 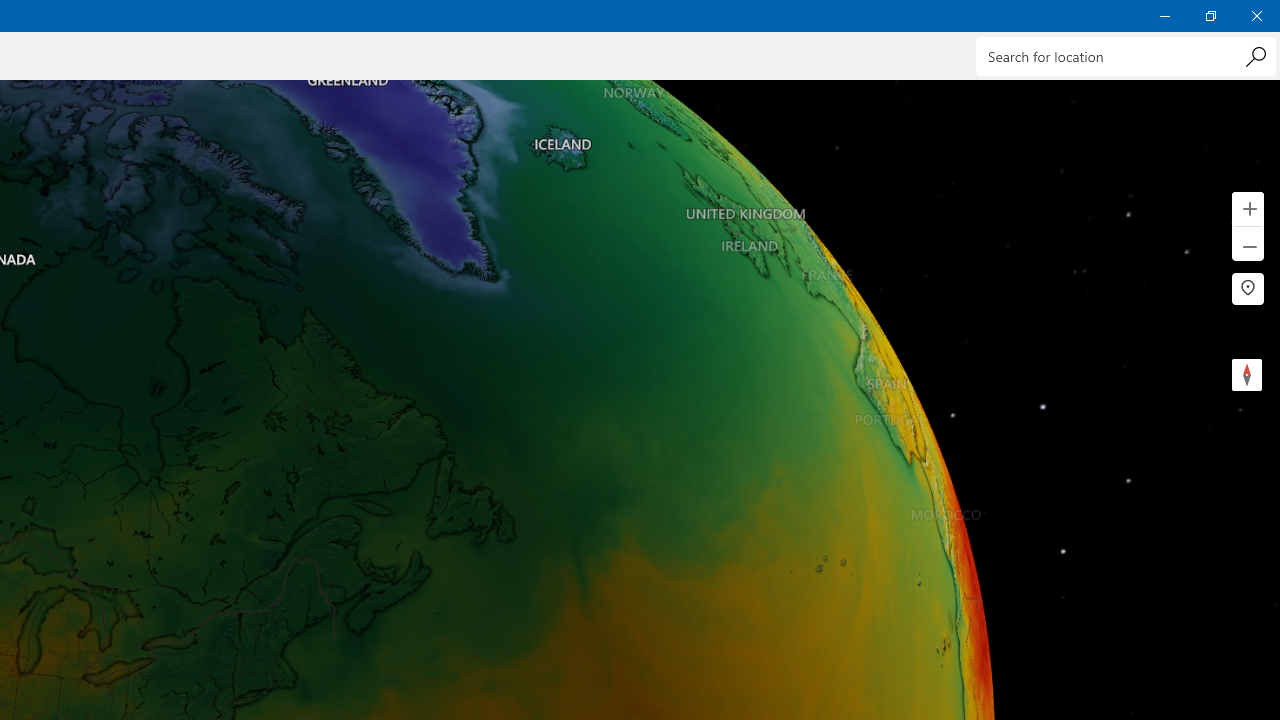 What do you see at coordinates (1164, 15) in the screenshot?
I see `'Minimize Weather'` at bounding box center [1164, 15].